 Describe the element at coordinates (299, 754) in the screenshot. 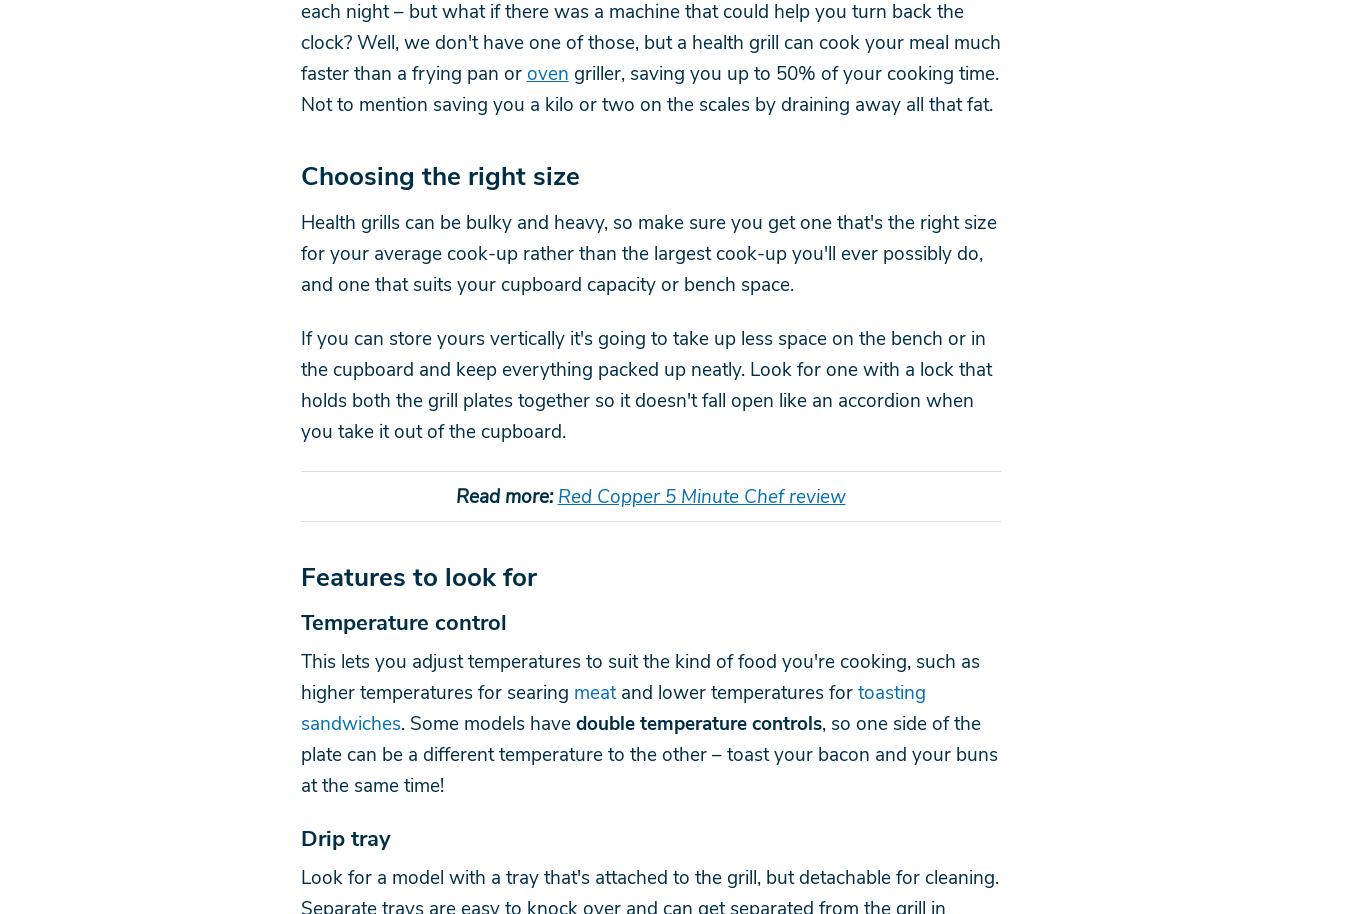

I see `', so one side of the plate can be a different temperature to the other – toast your bacon and your buns at the same time!'` at that location.